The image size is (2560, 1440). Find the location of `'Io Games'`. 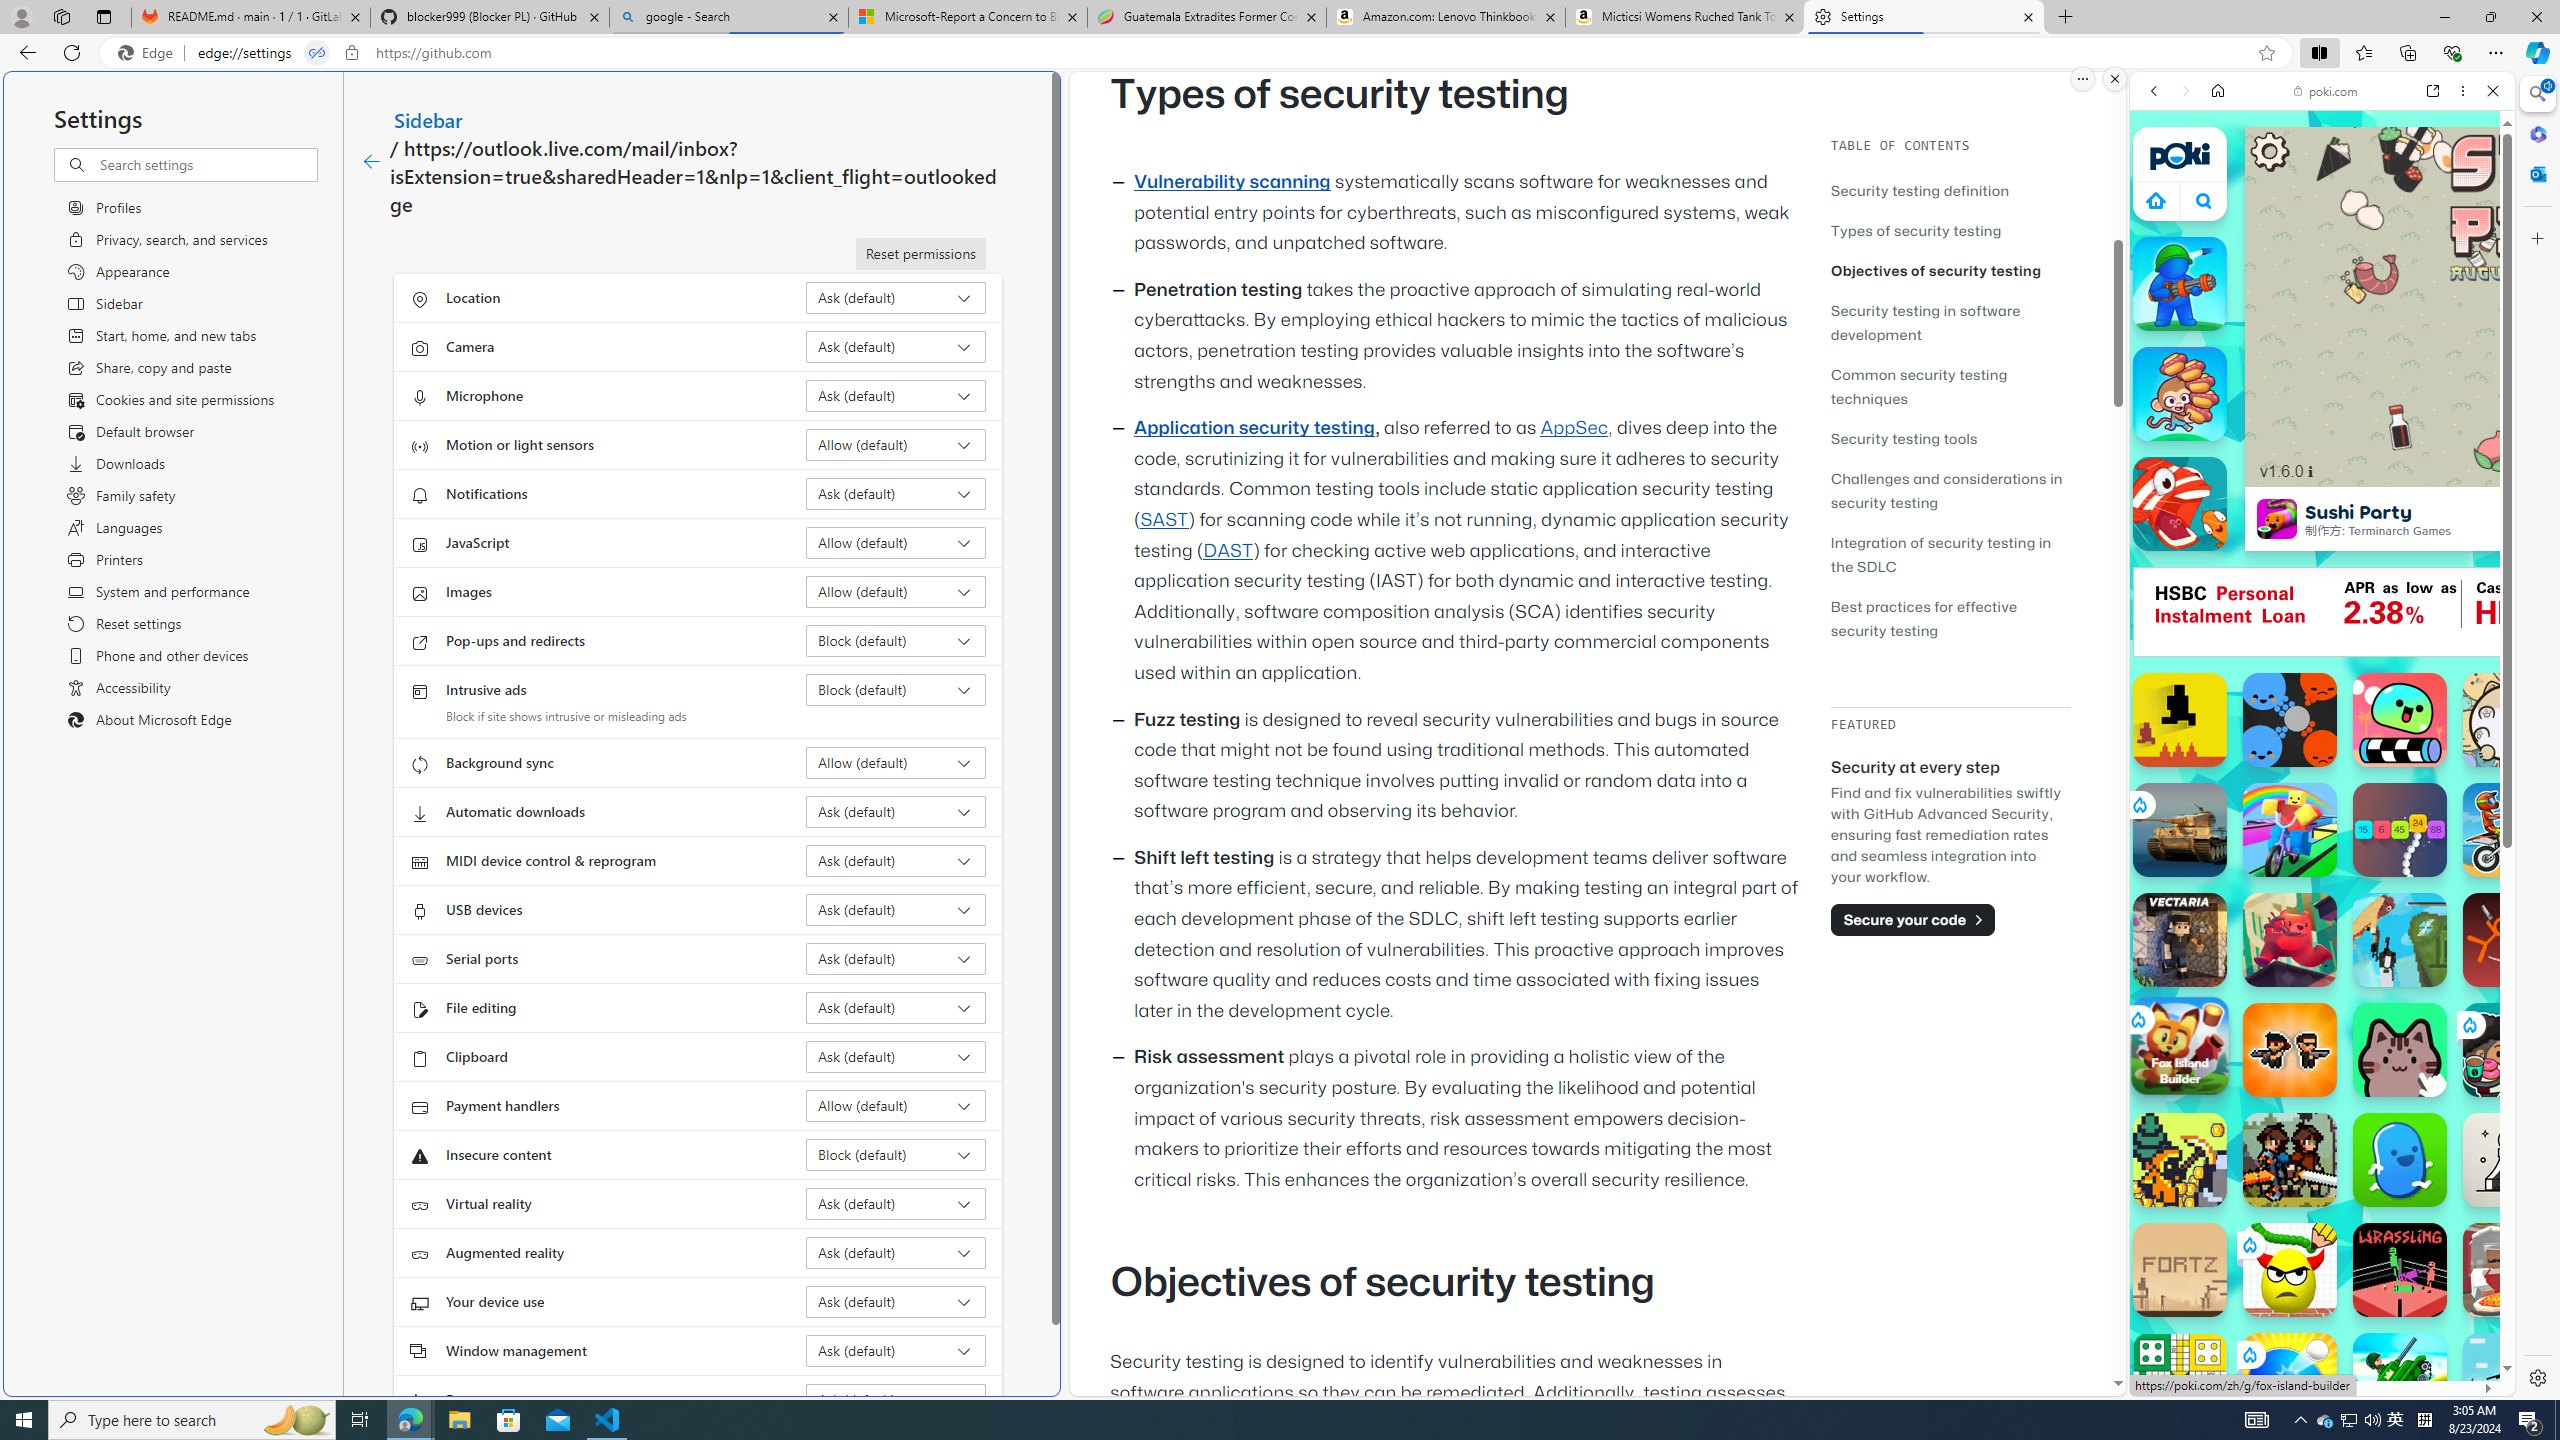

'Io Games' is located at coordinates (2320, 616).